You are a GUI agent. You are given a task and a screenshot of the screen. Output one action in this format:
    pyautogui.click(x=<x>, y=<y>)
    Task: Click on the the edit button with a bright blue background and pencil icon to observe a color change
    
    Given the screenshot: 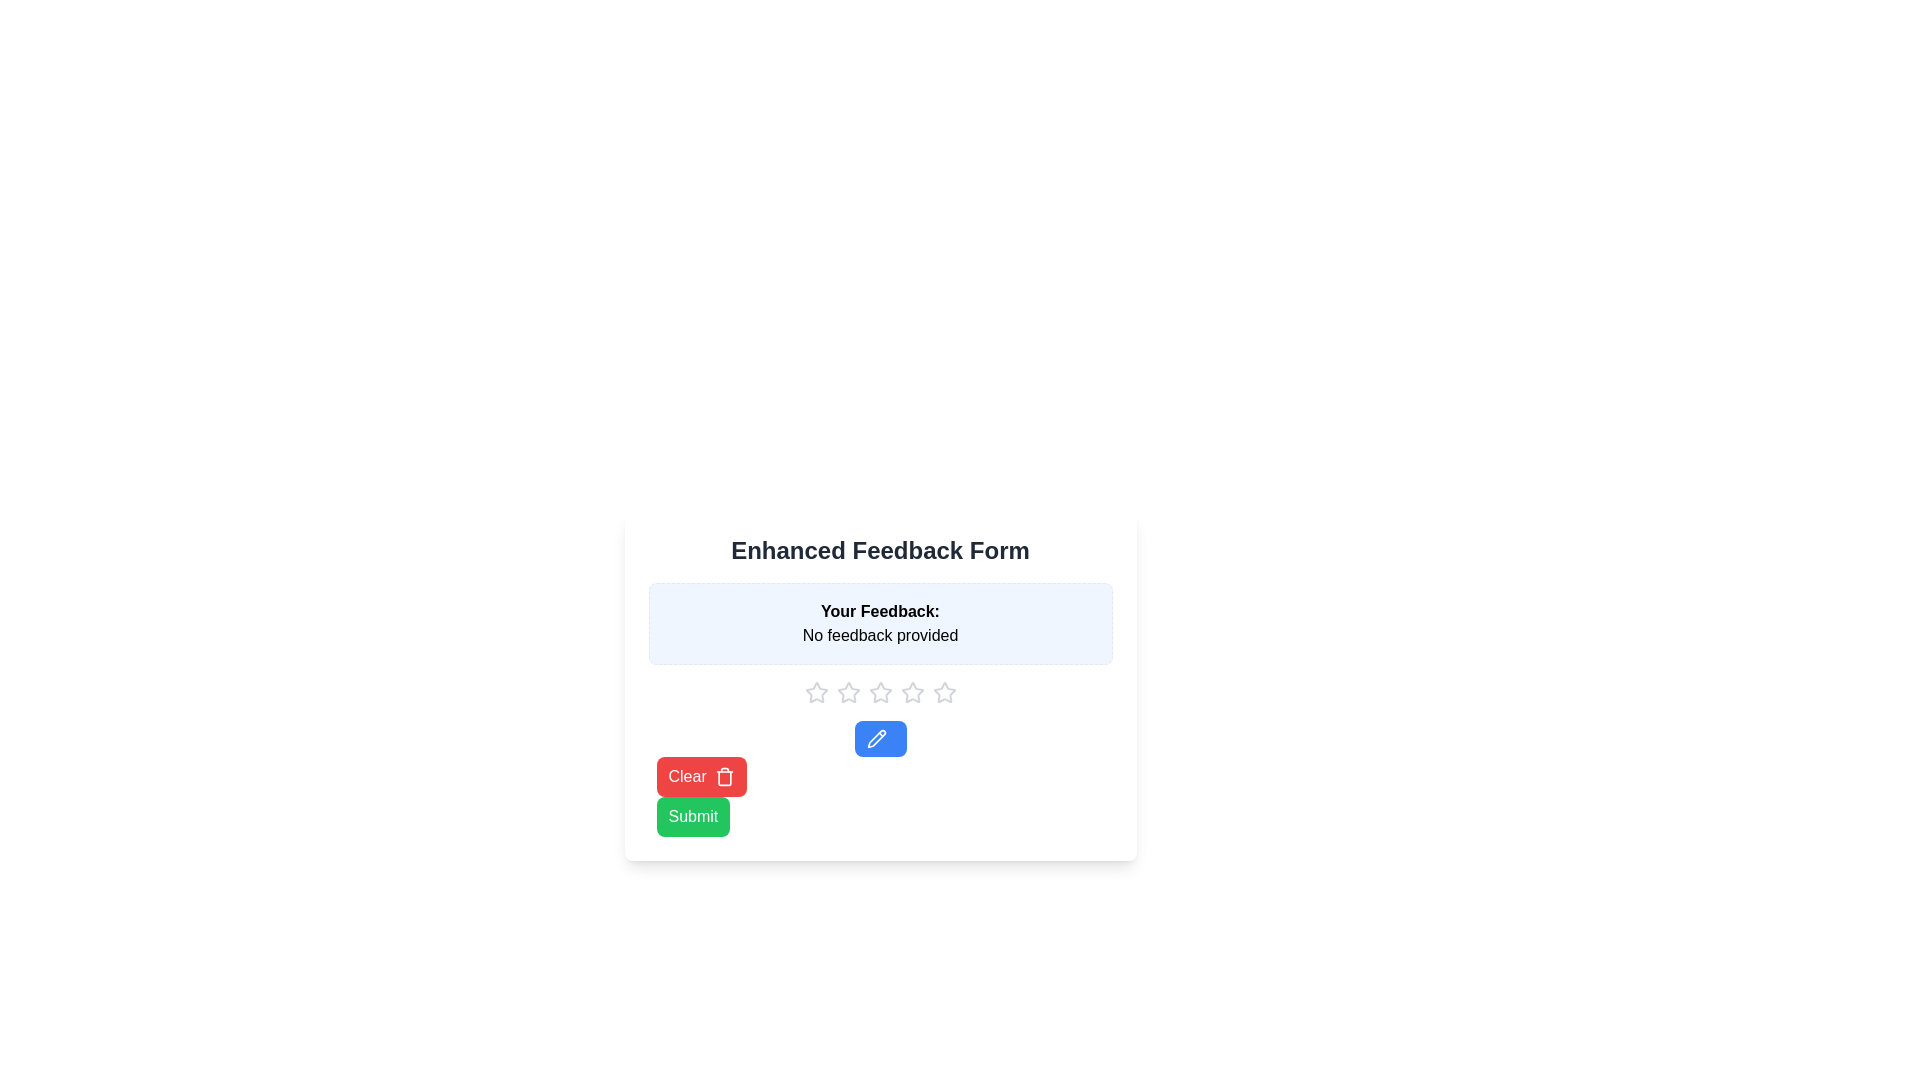 What is the action you would take?
    pyautogui.click(x=880, y=739)
    